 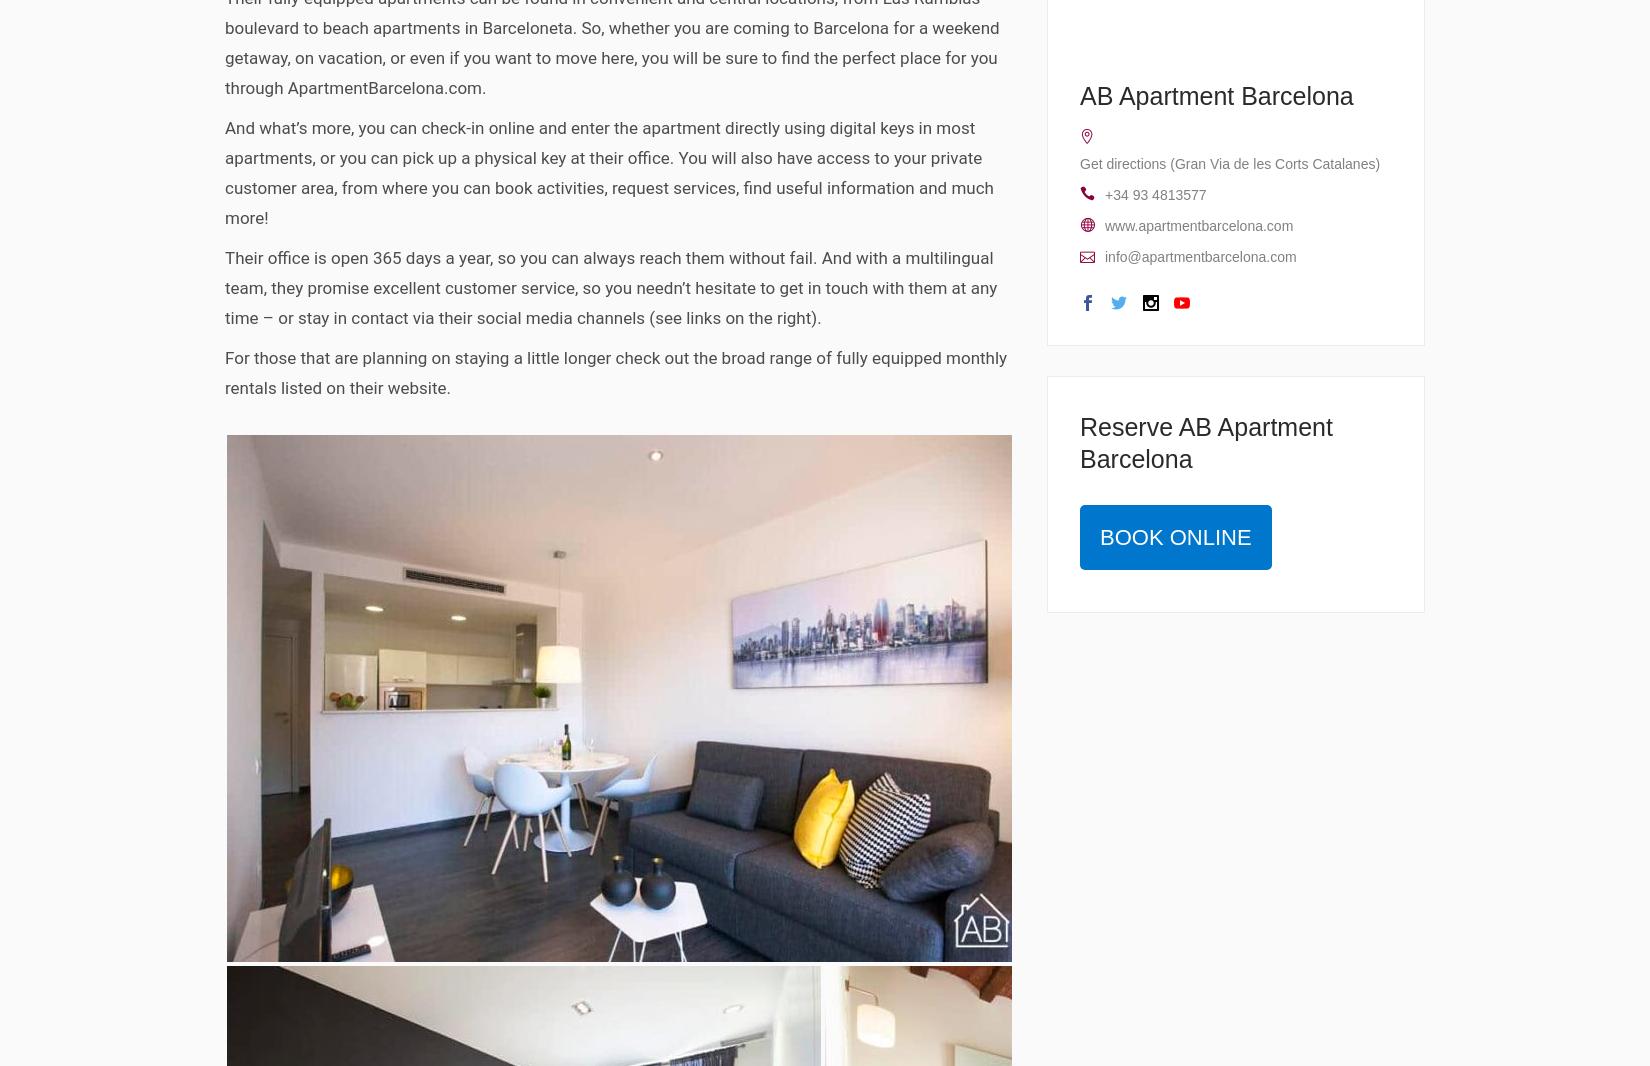 I want to click on 'Get directions (Gran Via de les Corts Catalanes)', so click(x=1230, y=161).